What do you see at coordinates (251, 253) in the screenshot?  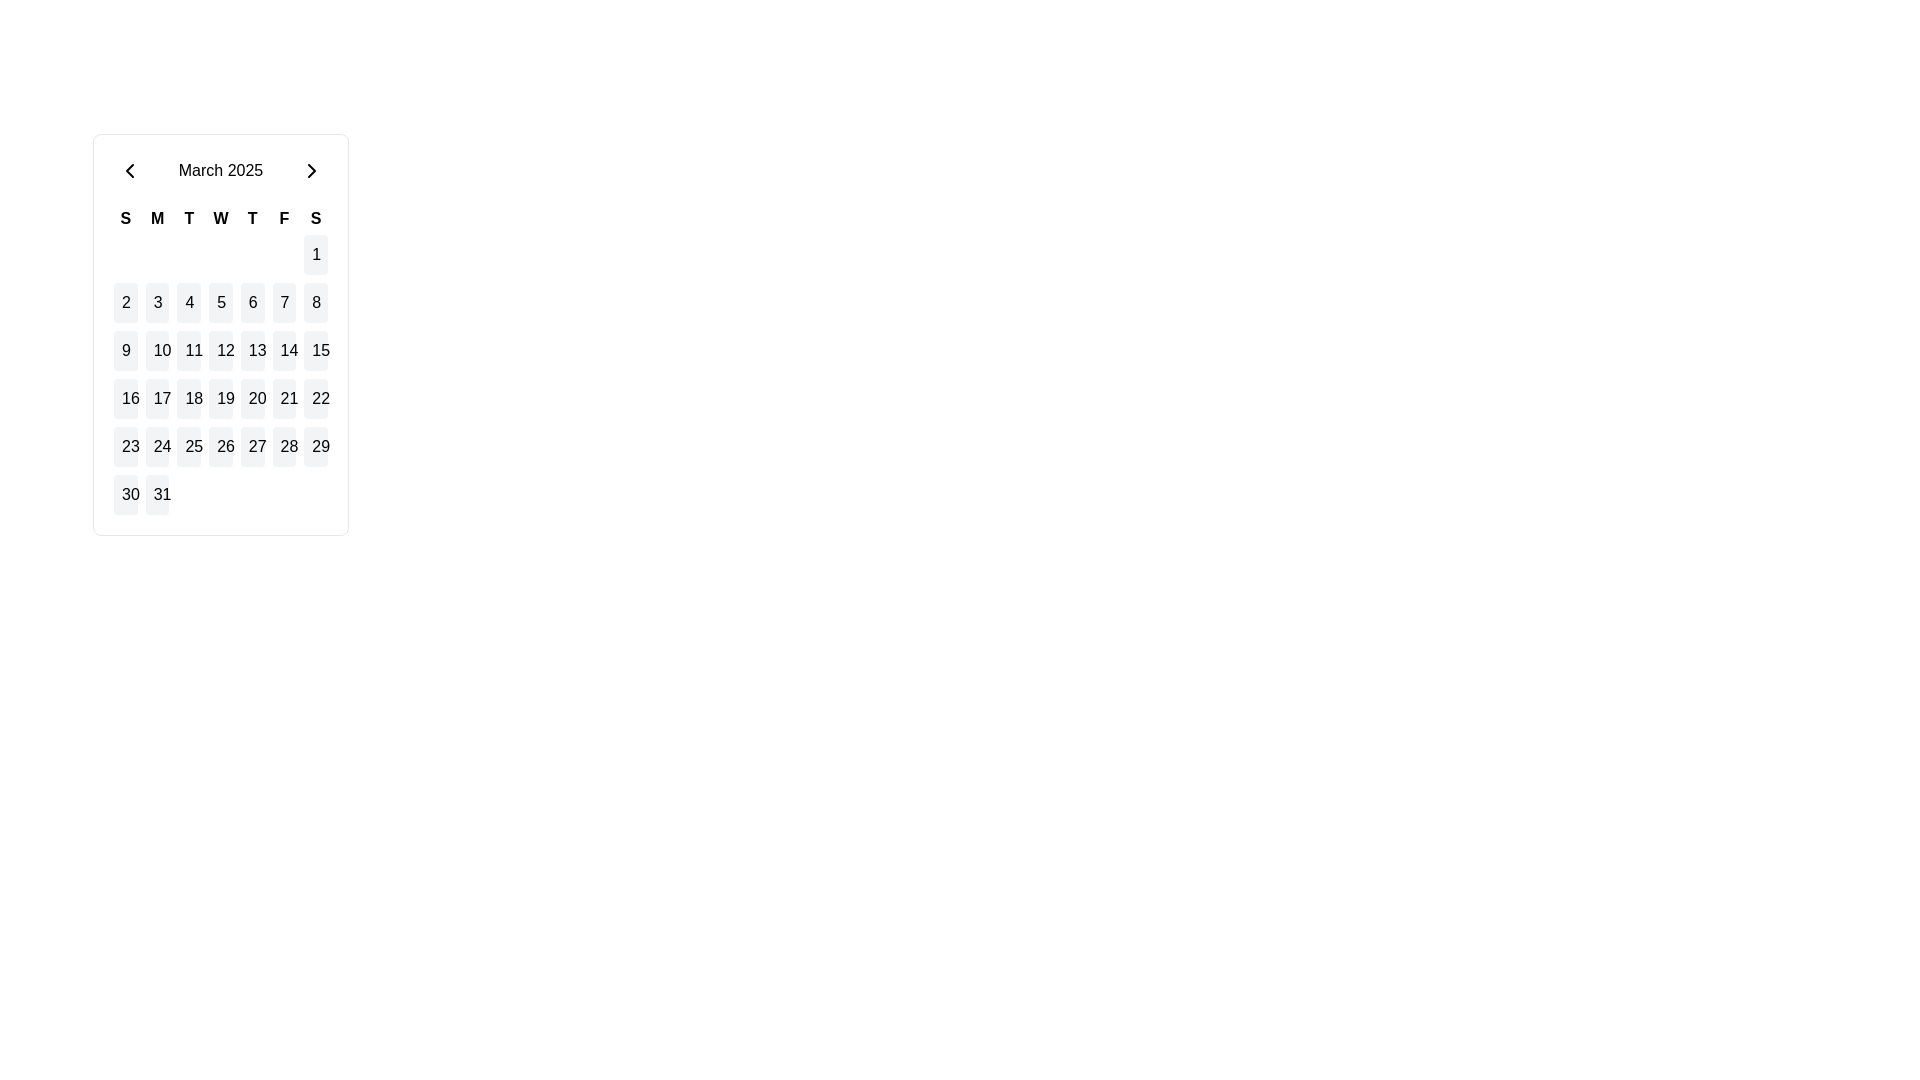 I see `the non-interactive, empty Calendar cell located in the first row under the weekday headers, specifically in the fifth column corresponding to Thursday` at bounding box center [251, 253].